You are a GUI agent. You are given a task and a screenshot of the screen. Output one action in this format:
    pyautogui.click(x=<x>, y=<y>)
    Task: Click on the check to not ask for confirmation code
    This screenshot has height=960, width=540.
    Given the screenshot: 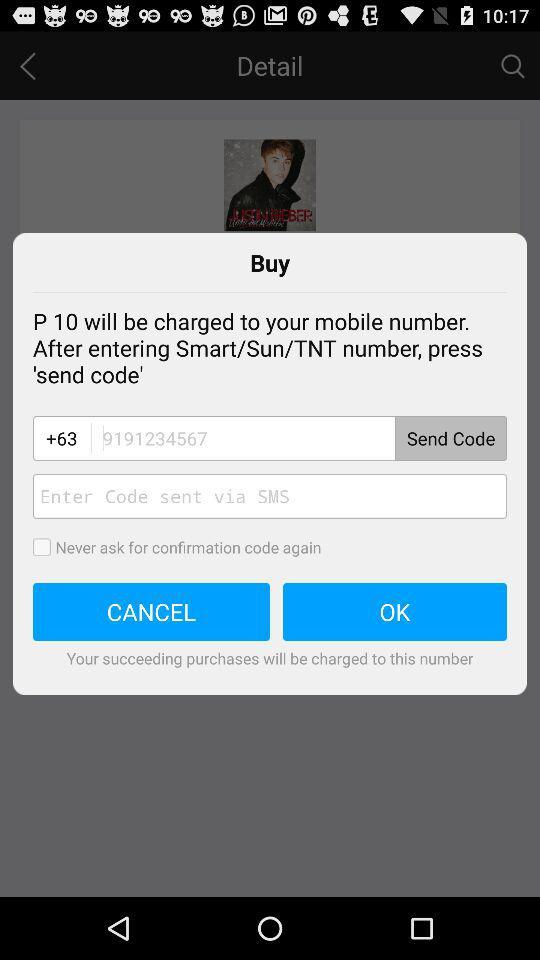 What is the action you would take?
    pyautogui.click(x=48, y=547)
    